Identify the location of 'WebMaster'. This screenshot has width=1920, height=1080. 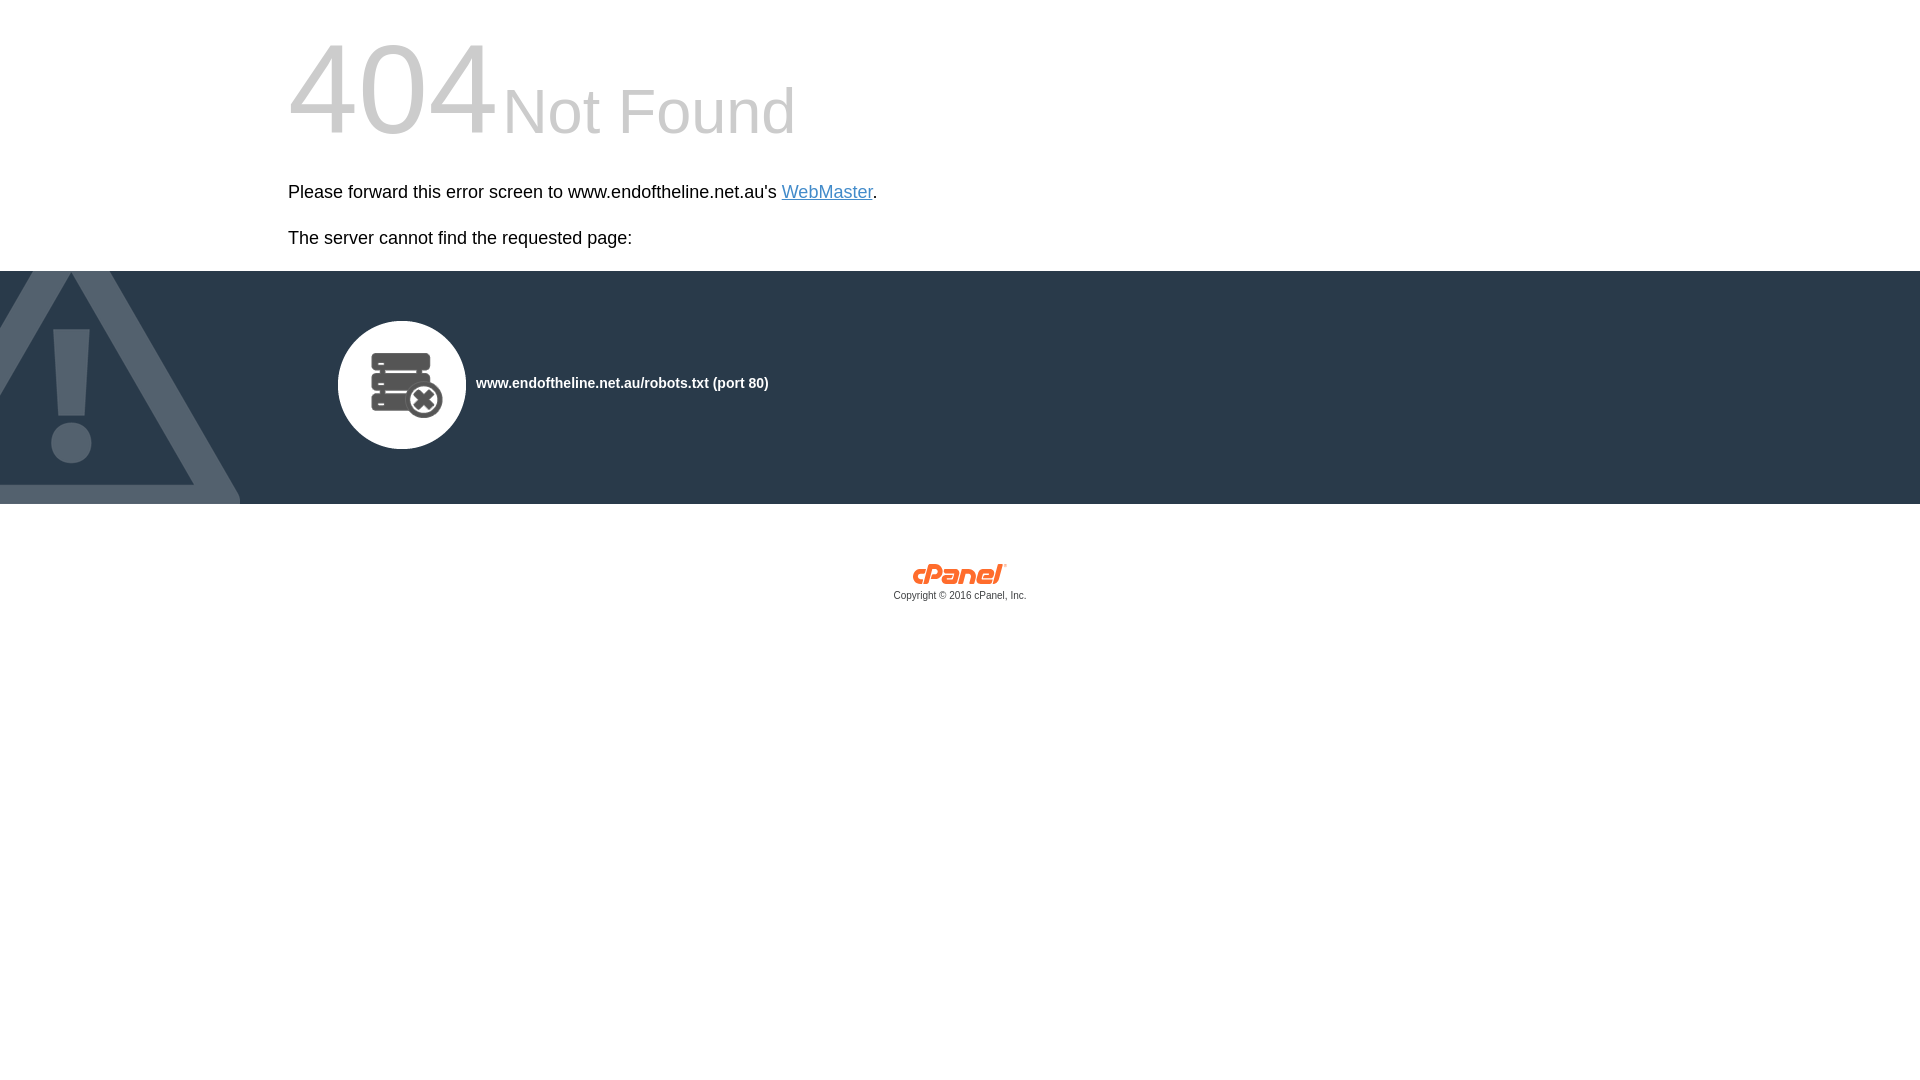
(827, 192).